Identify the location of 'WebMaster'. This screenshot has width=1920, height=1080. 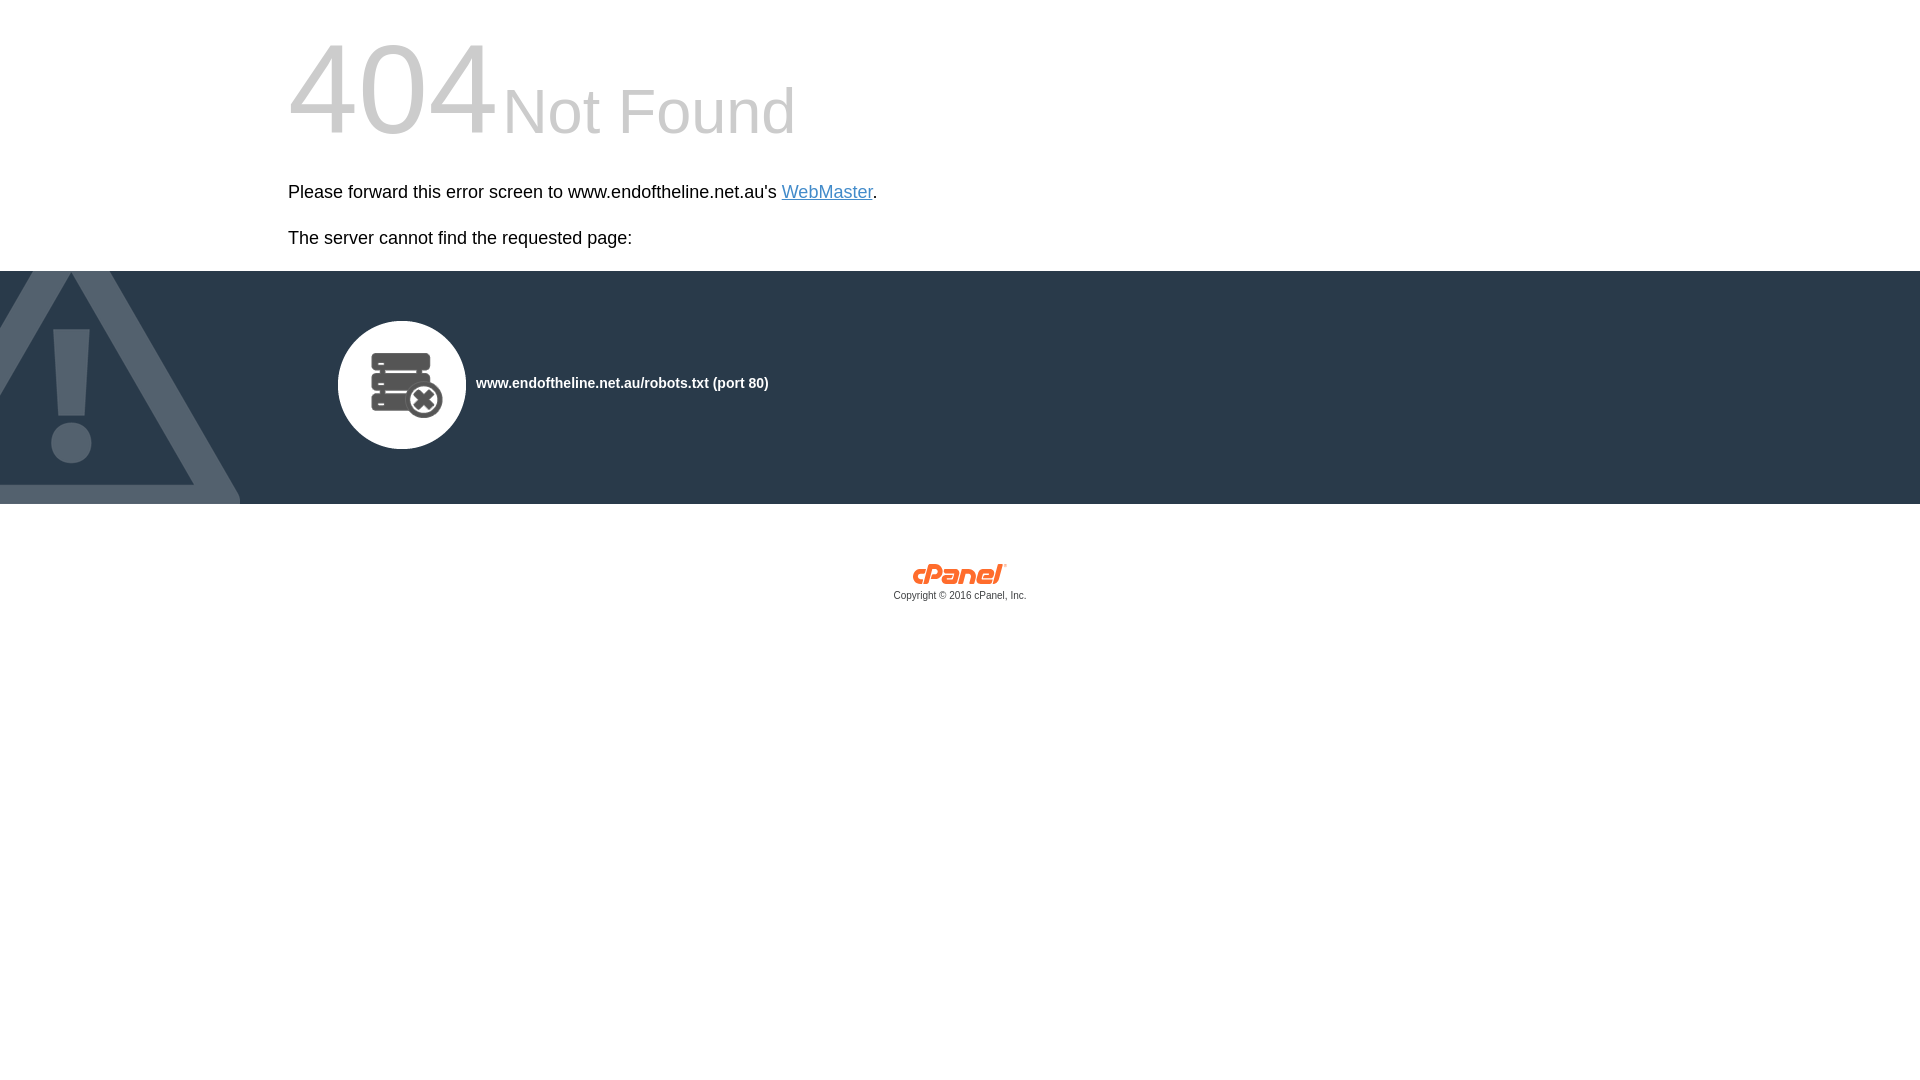
(827, 192).